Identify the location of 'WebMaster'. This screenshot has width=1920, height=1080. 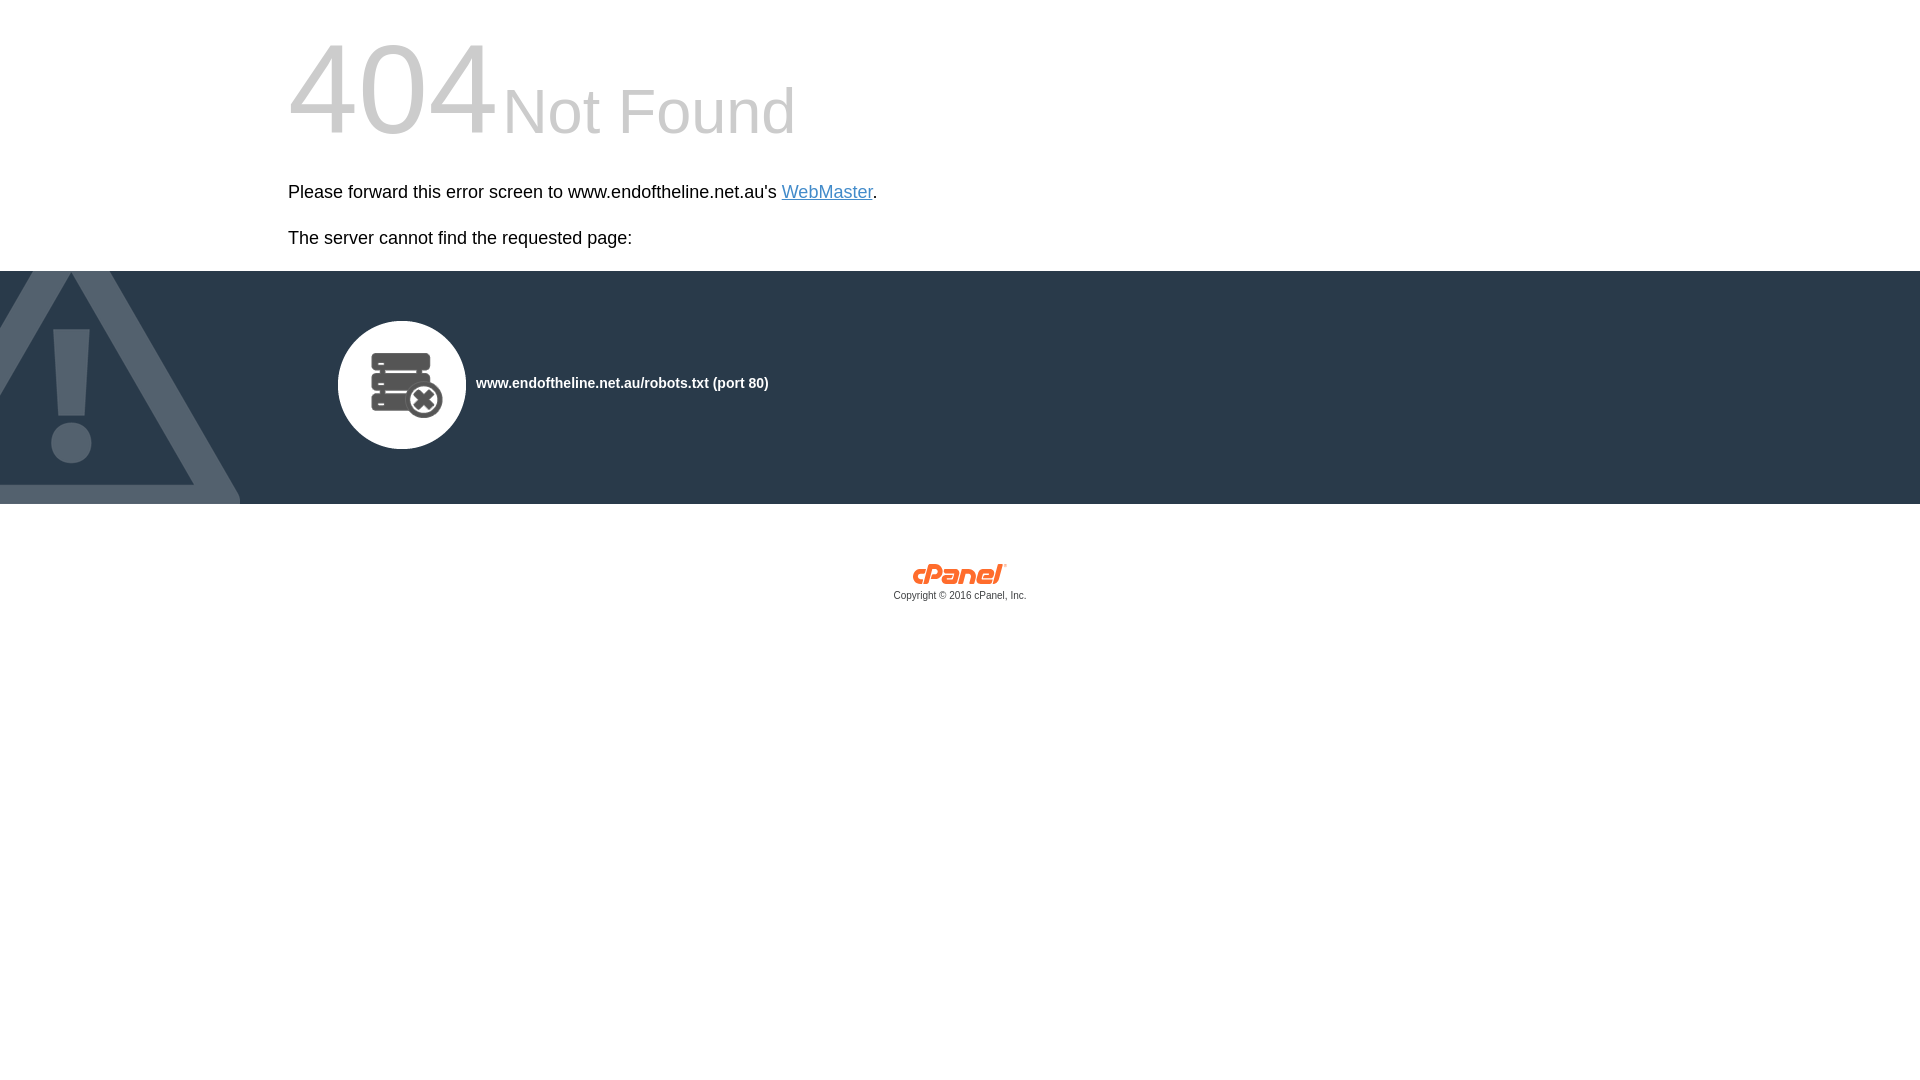
(827, 192).